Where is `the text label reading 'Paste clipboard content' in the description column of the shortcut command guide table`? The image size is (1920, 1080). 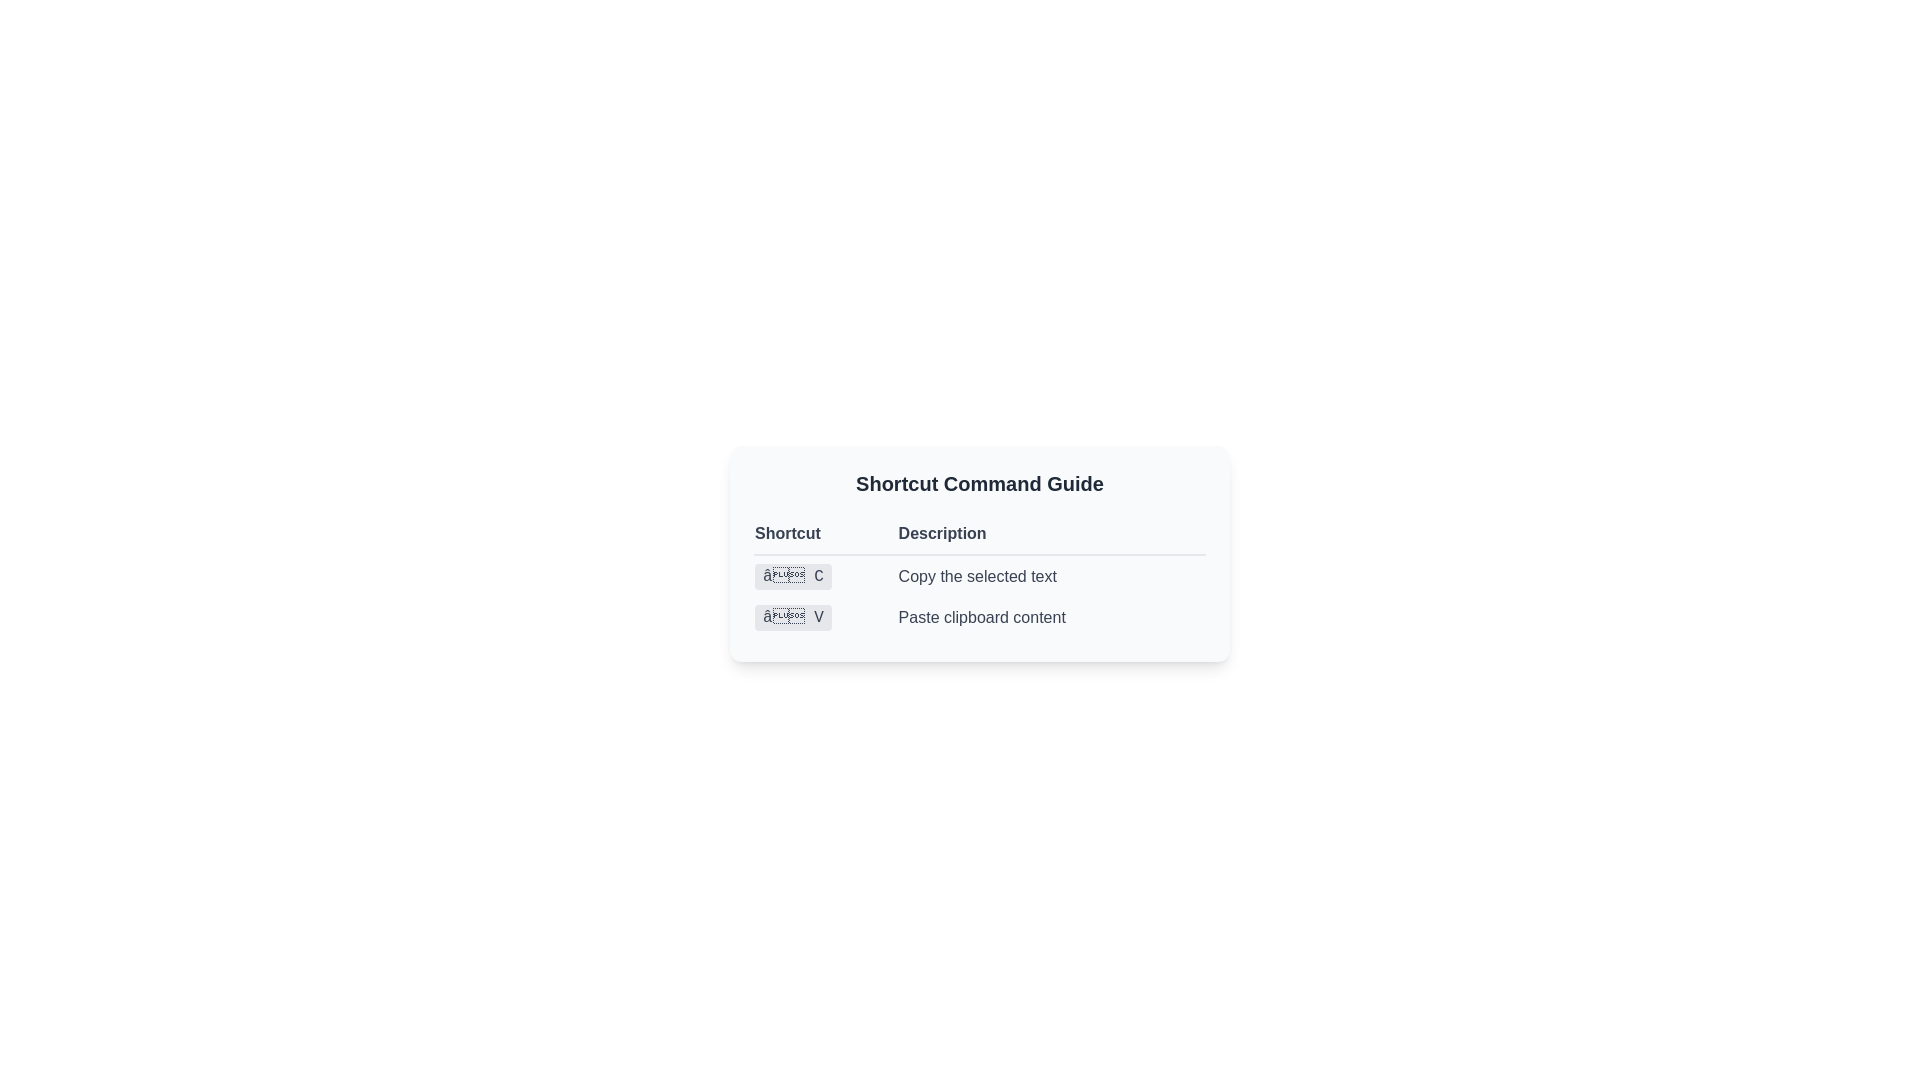 the text label reading 'Paste clipboard content' in the description column of the shortcut command guide table is located at coordinates (1050, 616).